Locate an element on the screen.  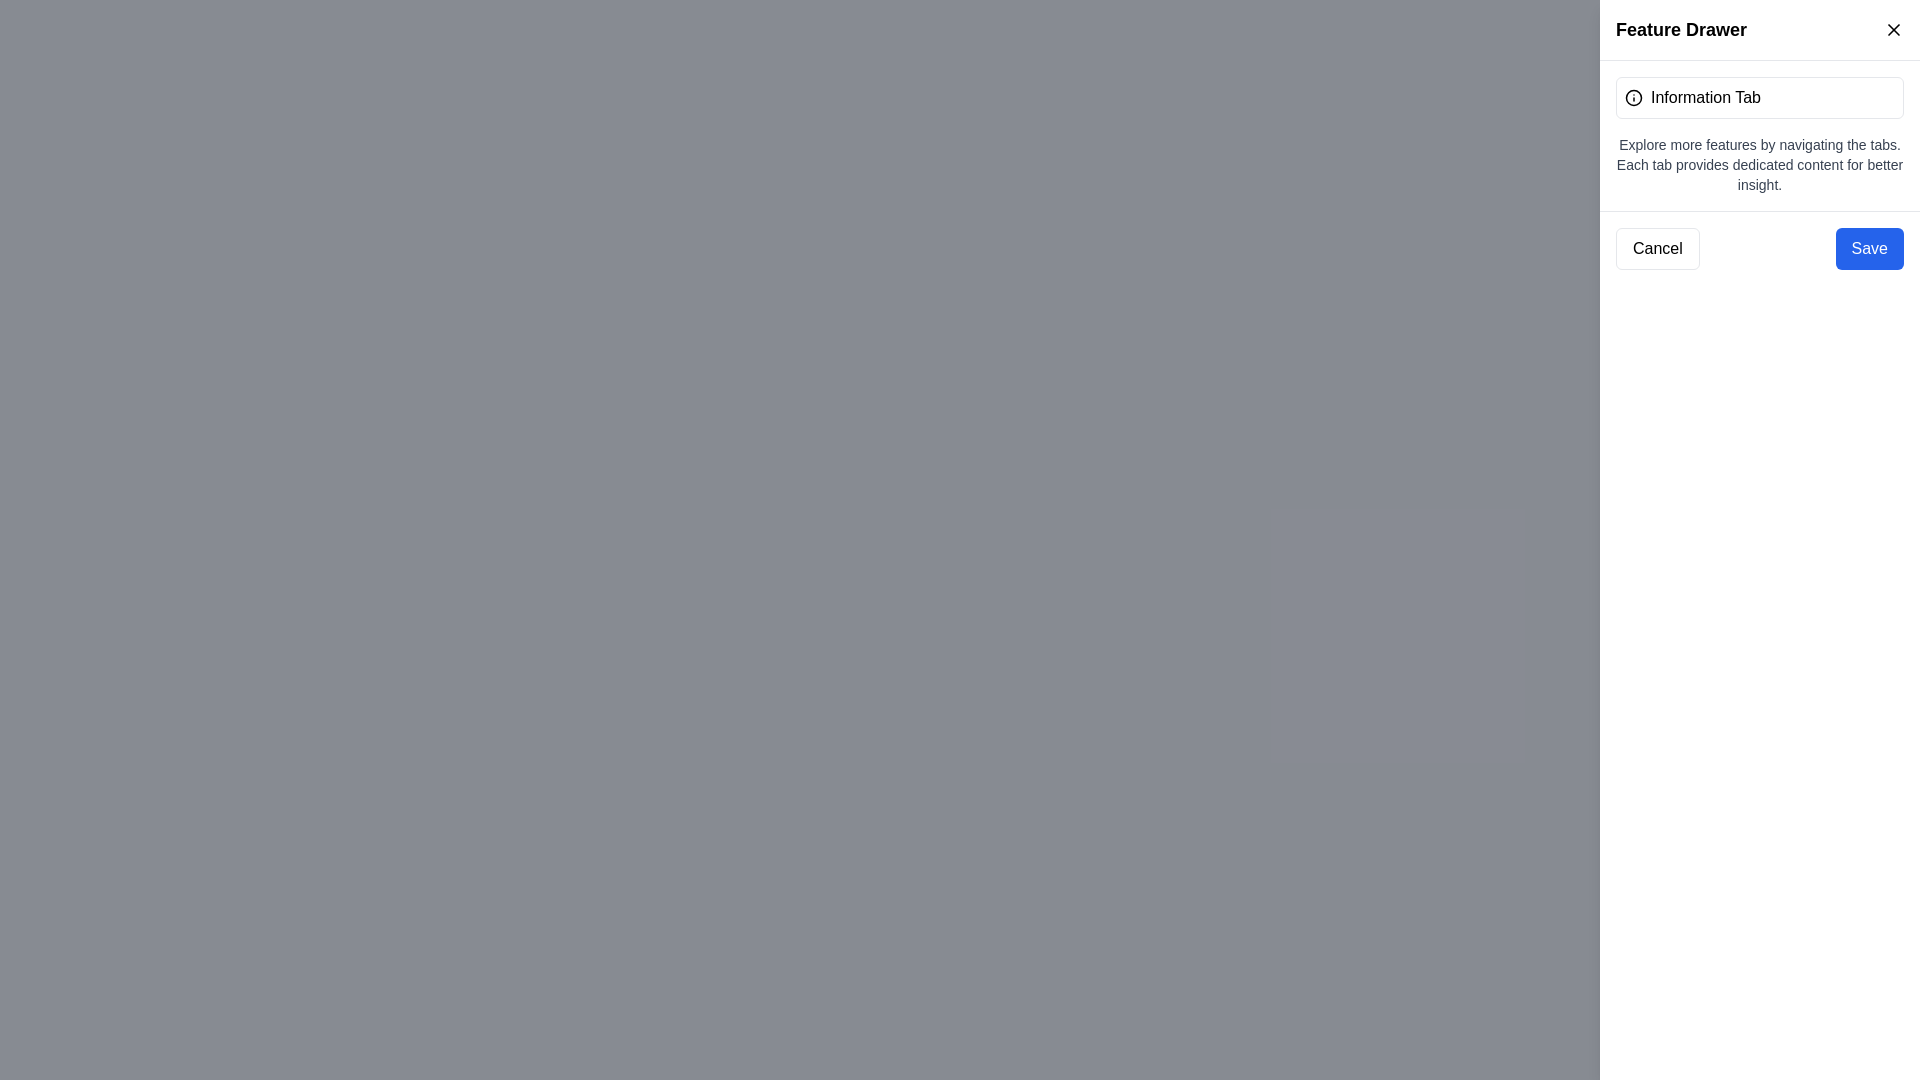
the 'X' icon button in the top-right corner of the 'Feature Drawer' panel is located at coordinates (1893, 30).